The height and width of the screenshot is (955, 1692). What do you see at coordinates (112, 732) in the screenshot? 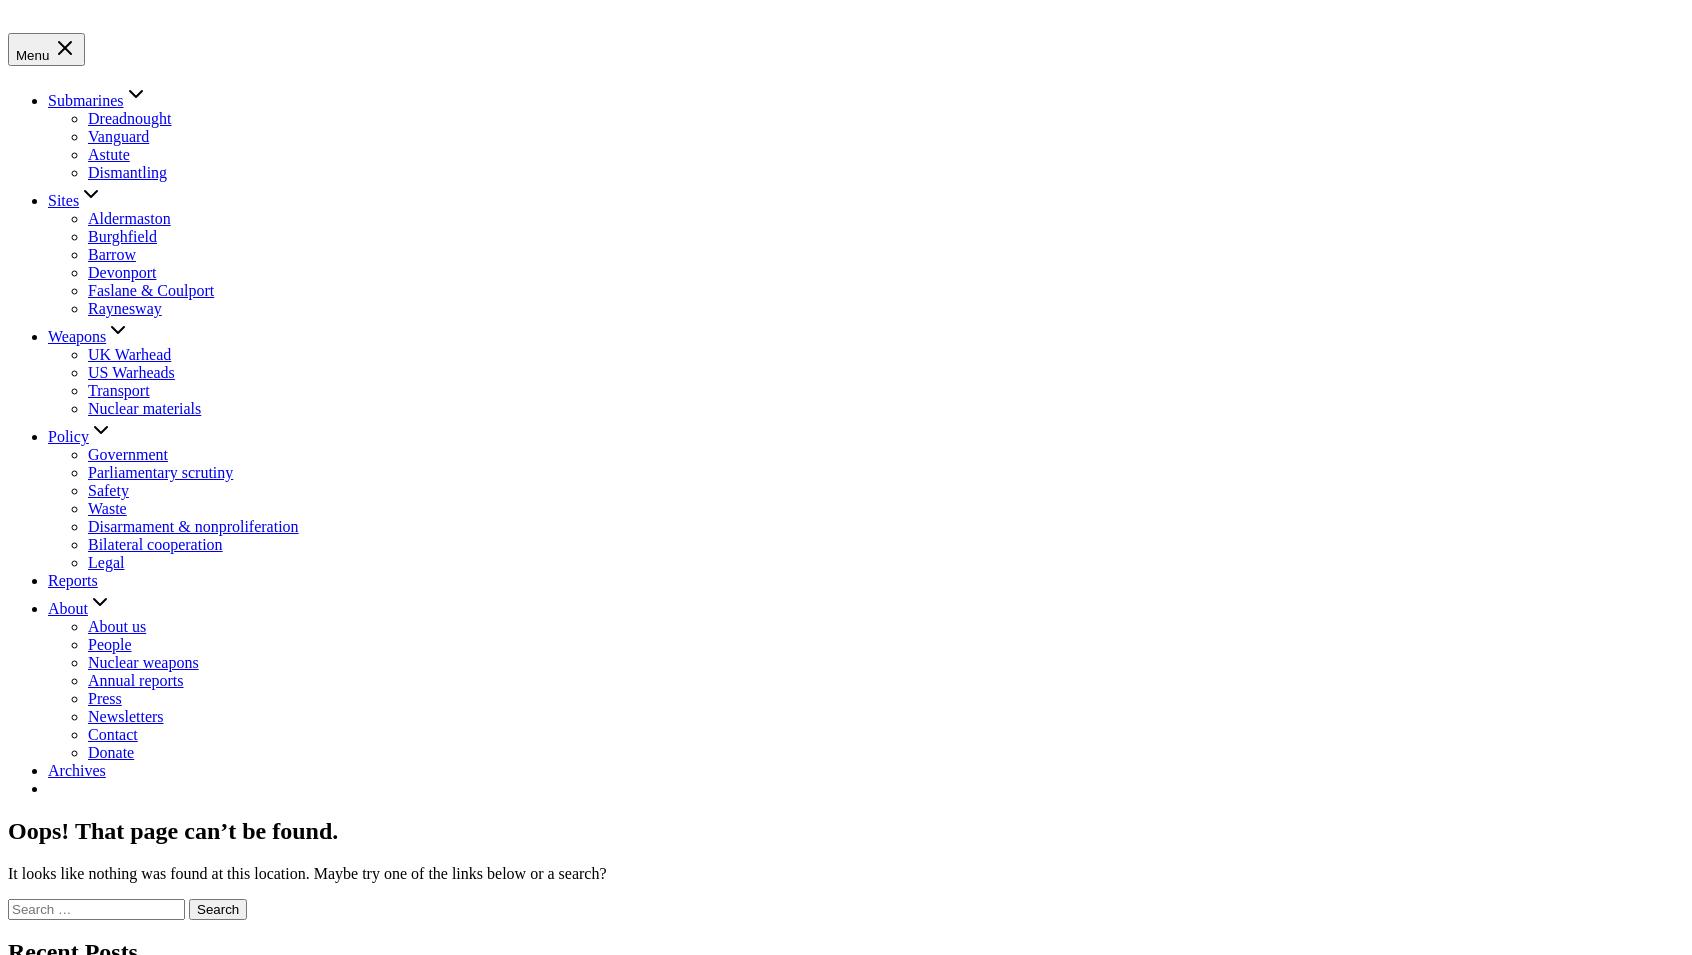
I see `'Contact'` at bounding box center [112, 732].